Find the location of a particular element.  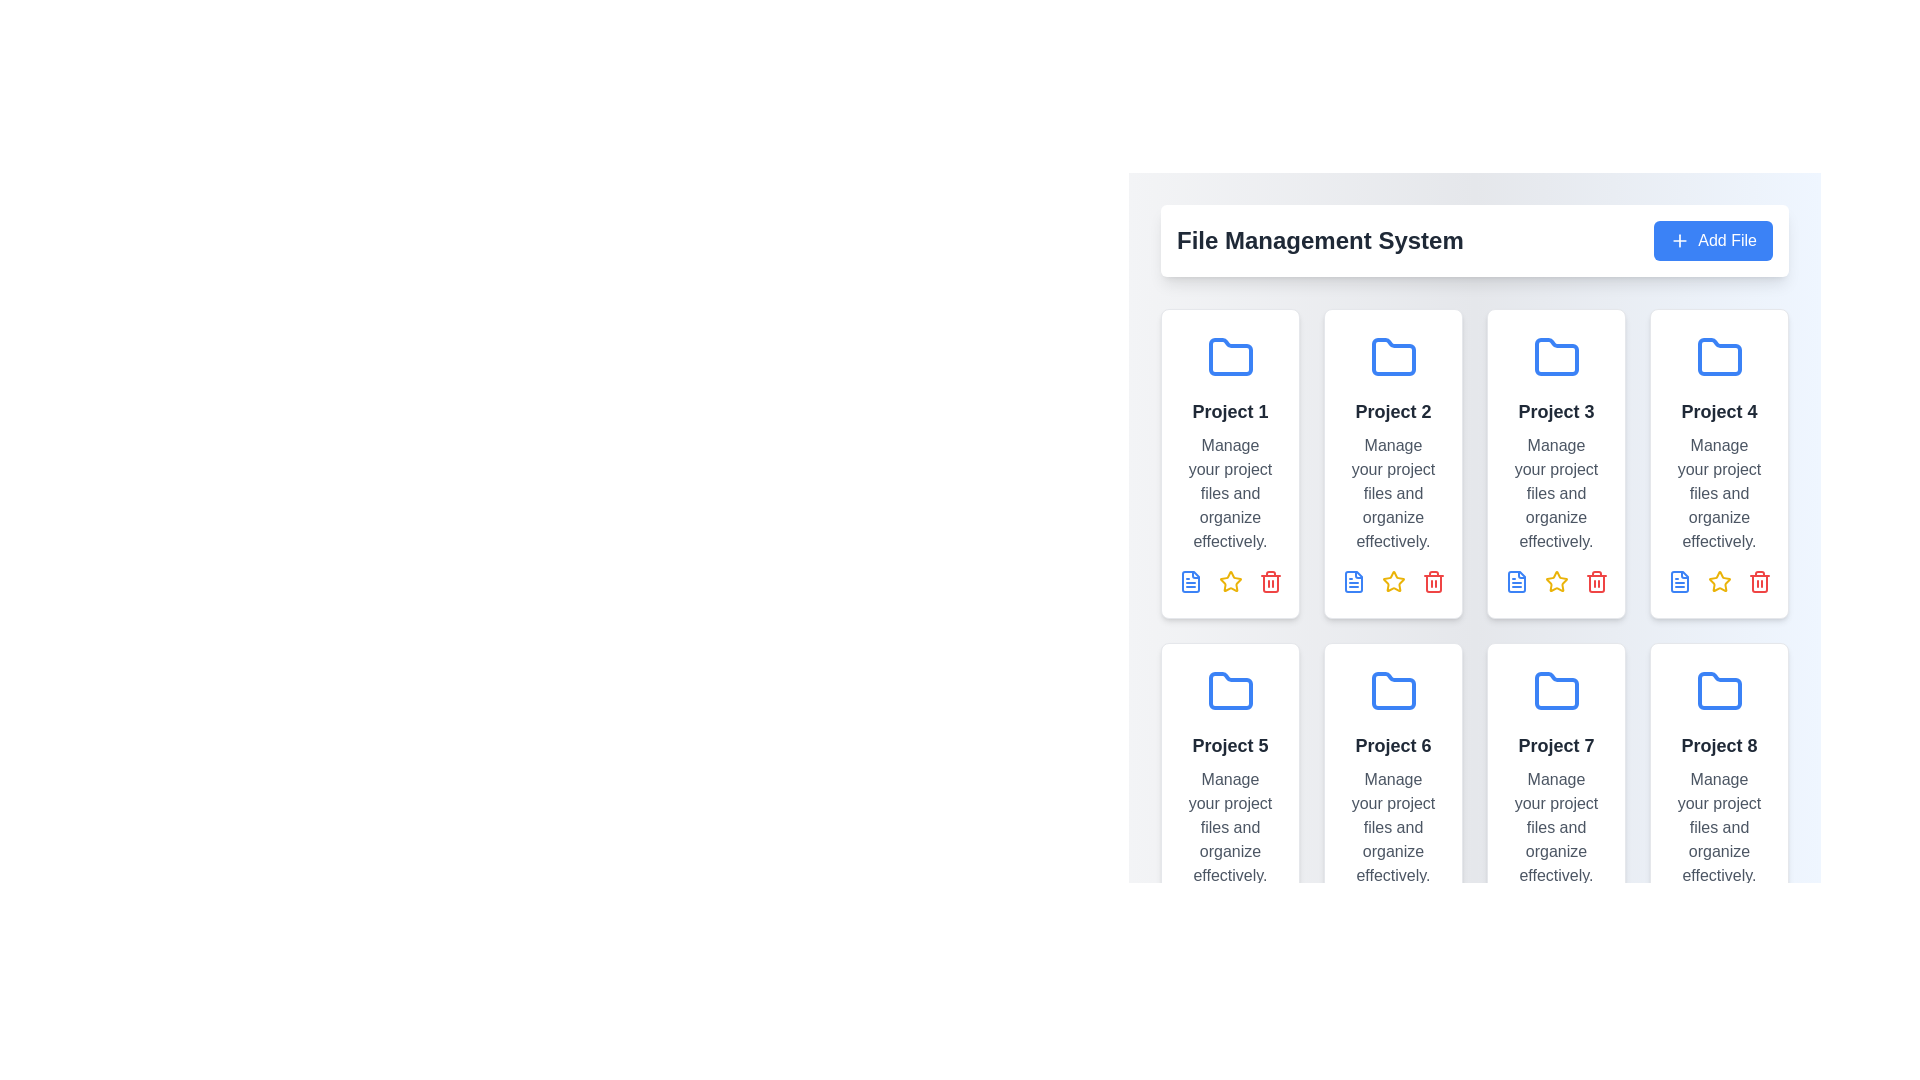

the blue folder icon with rounded corners located in the first card from the top-left corner, above the text 'Project 1' is located at coordinates (1229, 357).